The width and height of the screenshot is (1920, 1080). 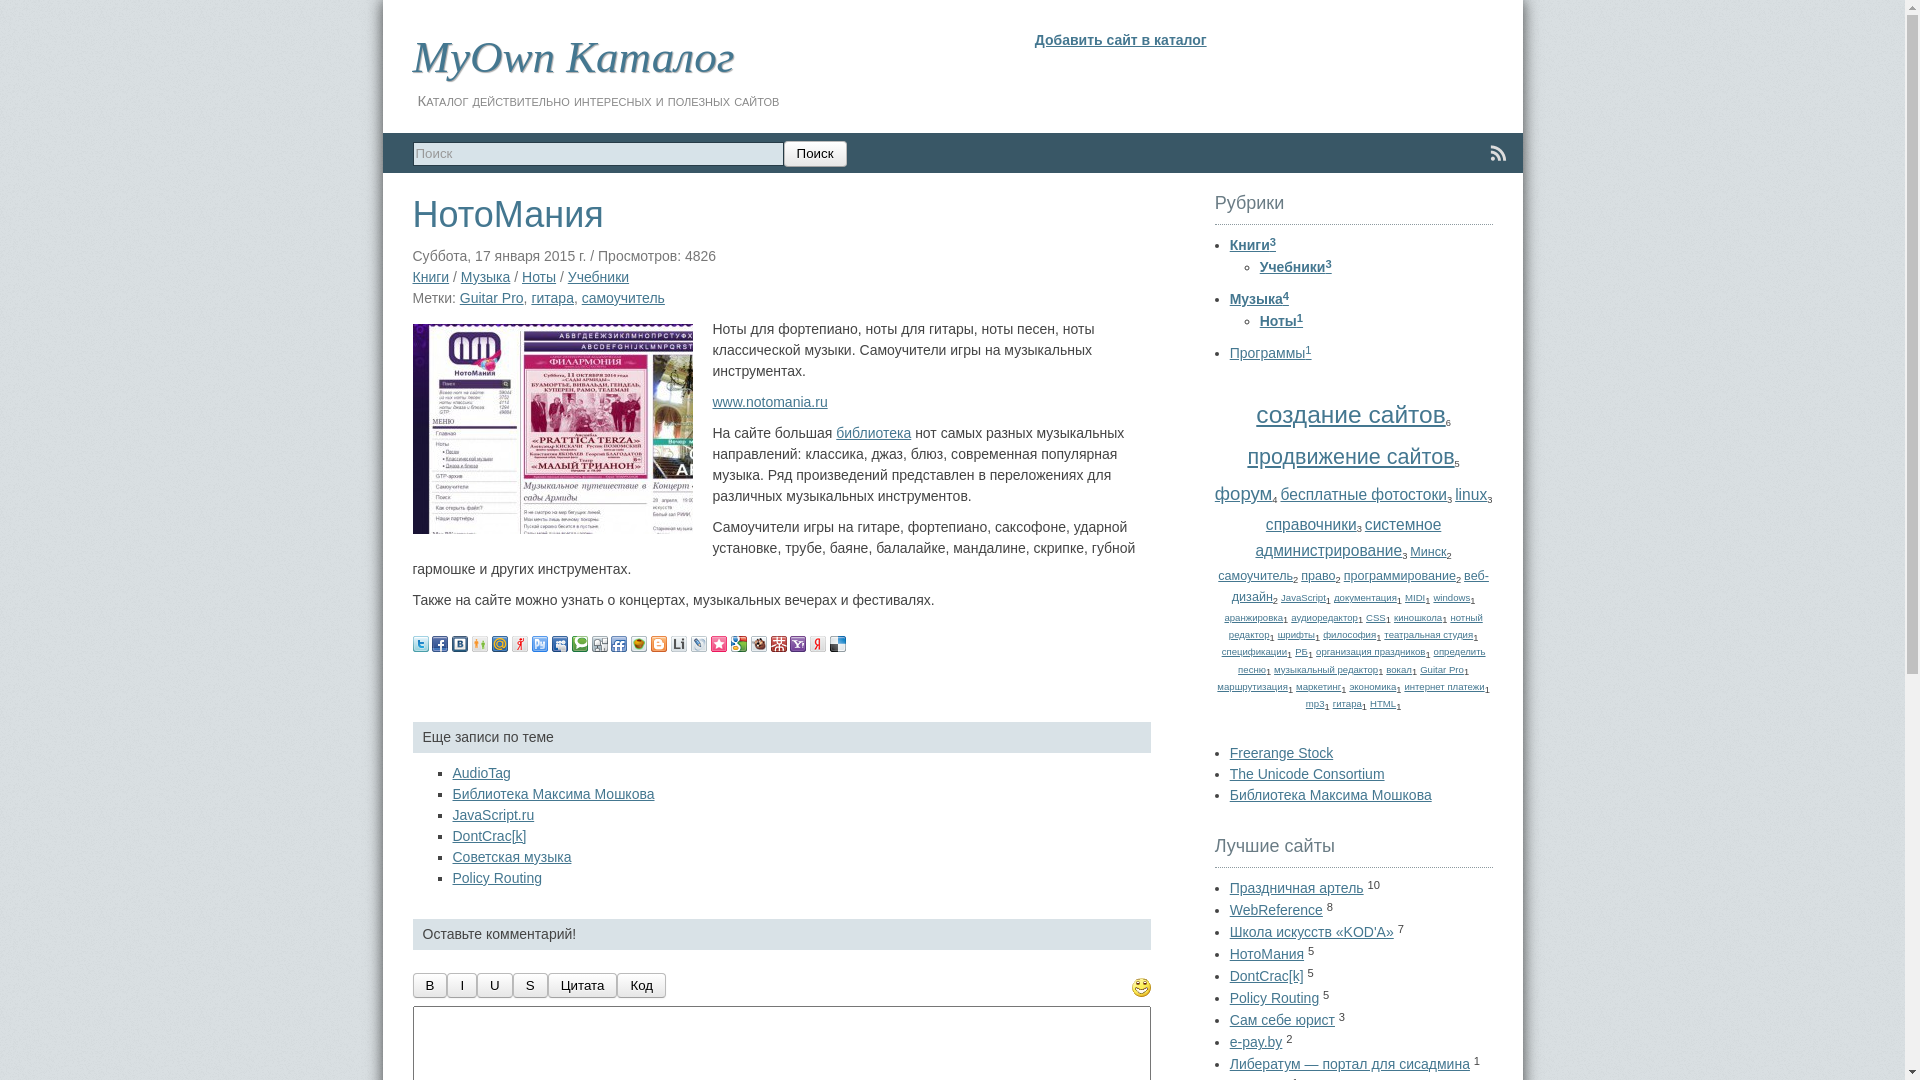 What do you see at coordinates (1255, 1040) in the screenshot?
I see `'e-pay.by'` at bounding box center [1255, 1040].